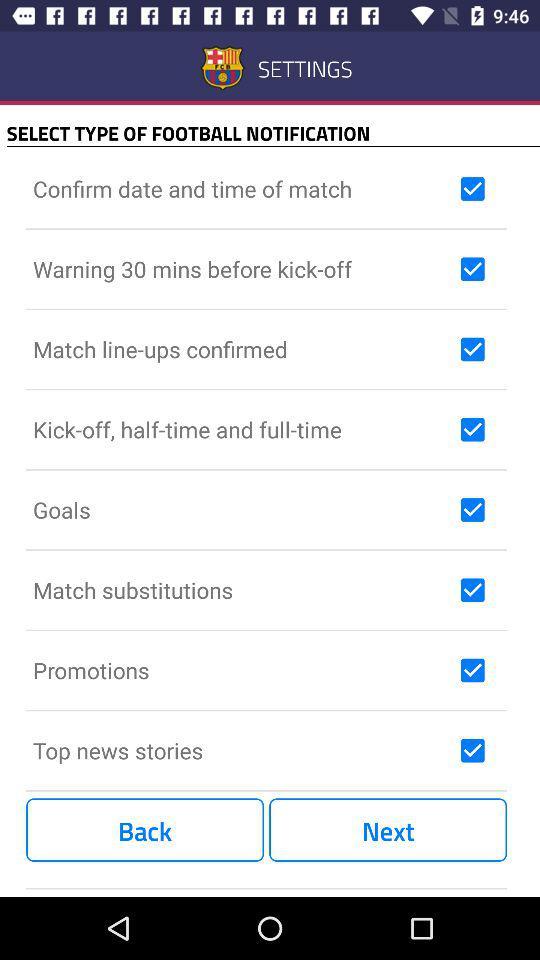  What do you see at coordinates (144, 830) in the screenshot?
I see `icon below top news stories icon` at bounding box center [144, 830].